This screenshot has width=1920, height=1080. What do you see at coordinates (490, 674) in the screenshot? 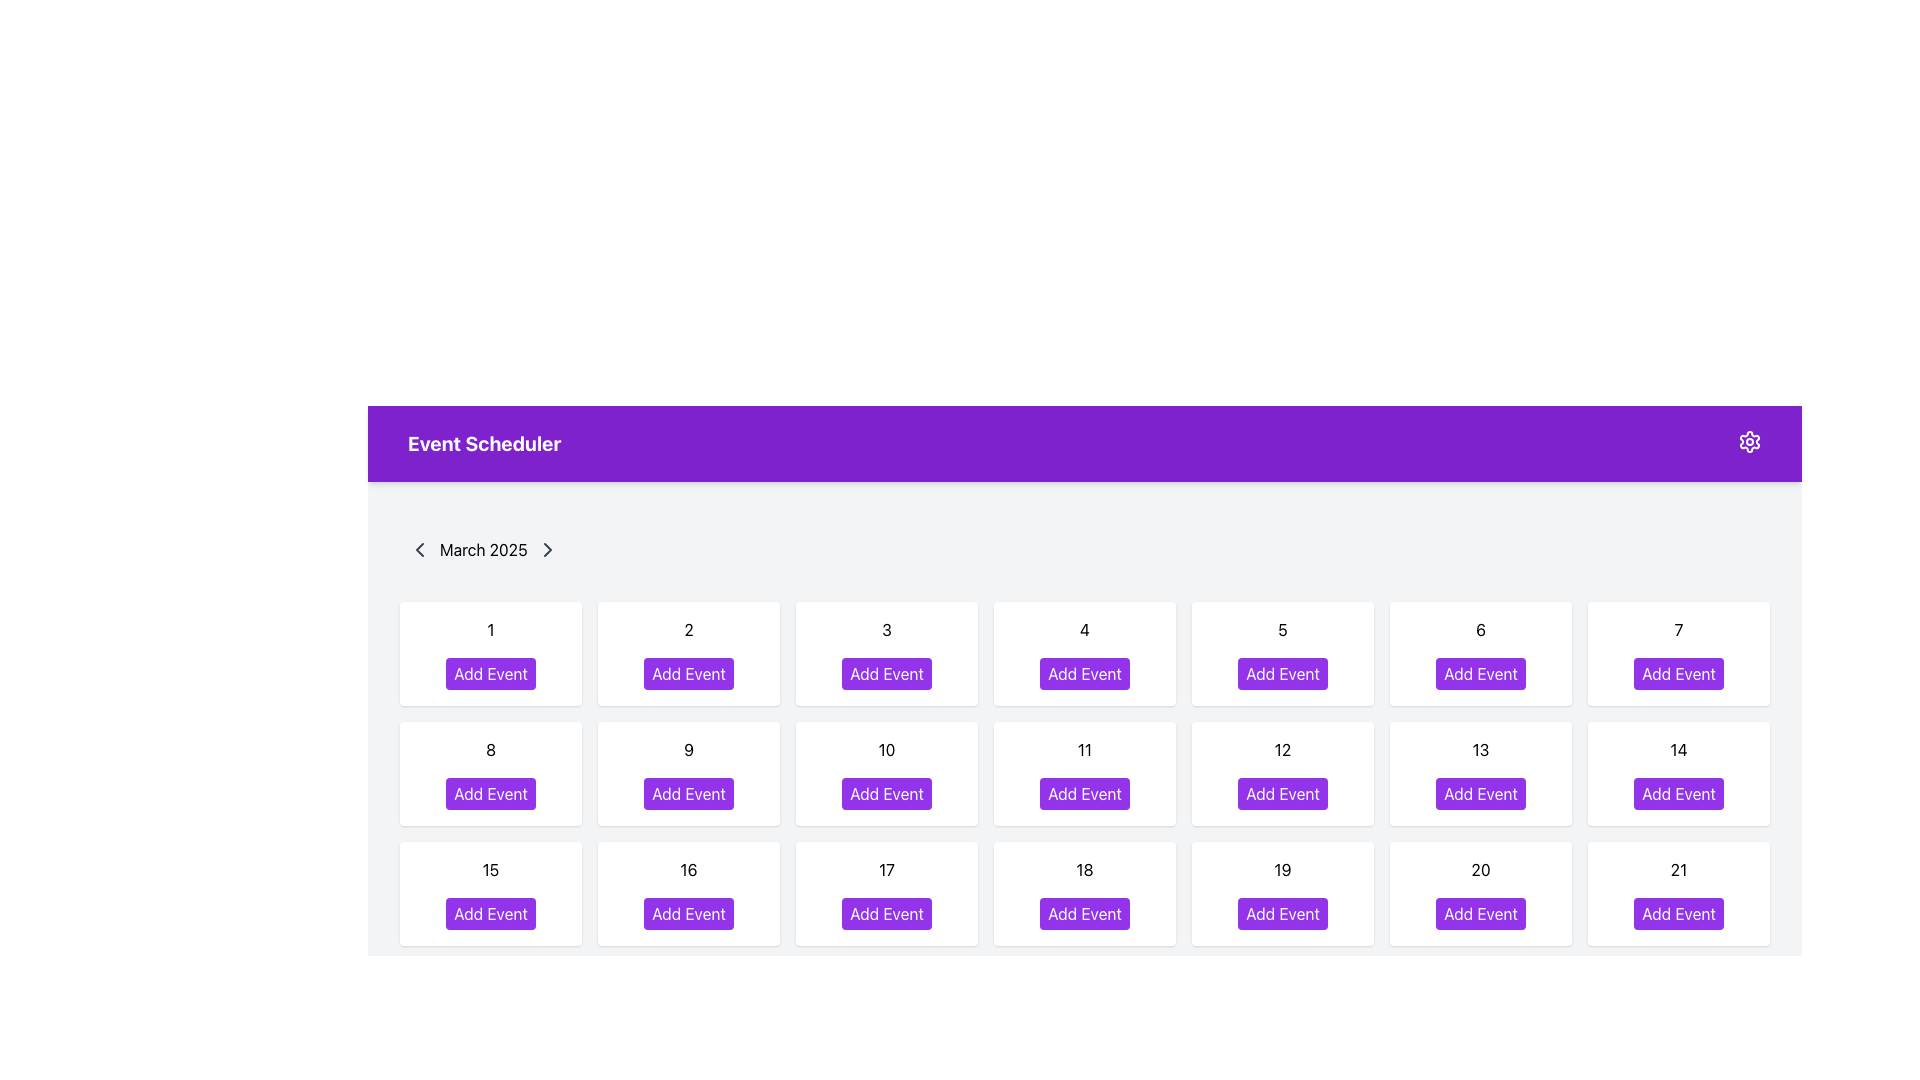
I see `the button located in the Event Scheduler interface under the calendar day labeled '1'` at bounding box center [490, 674].